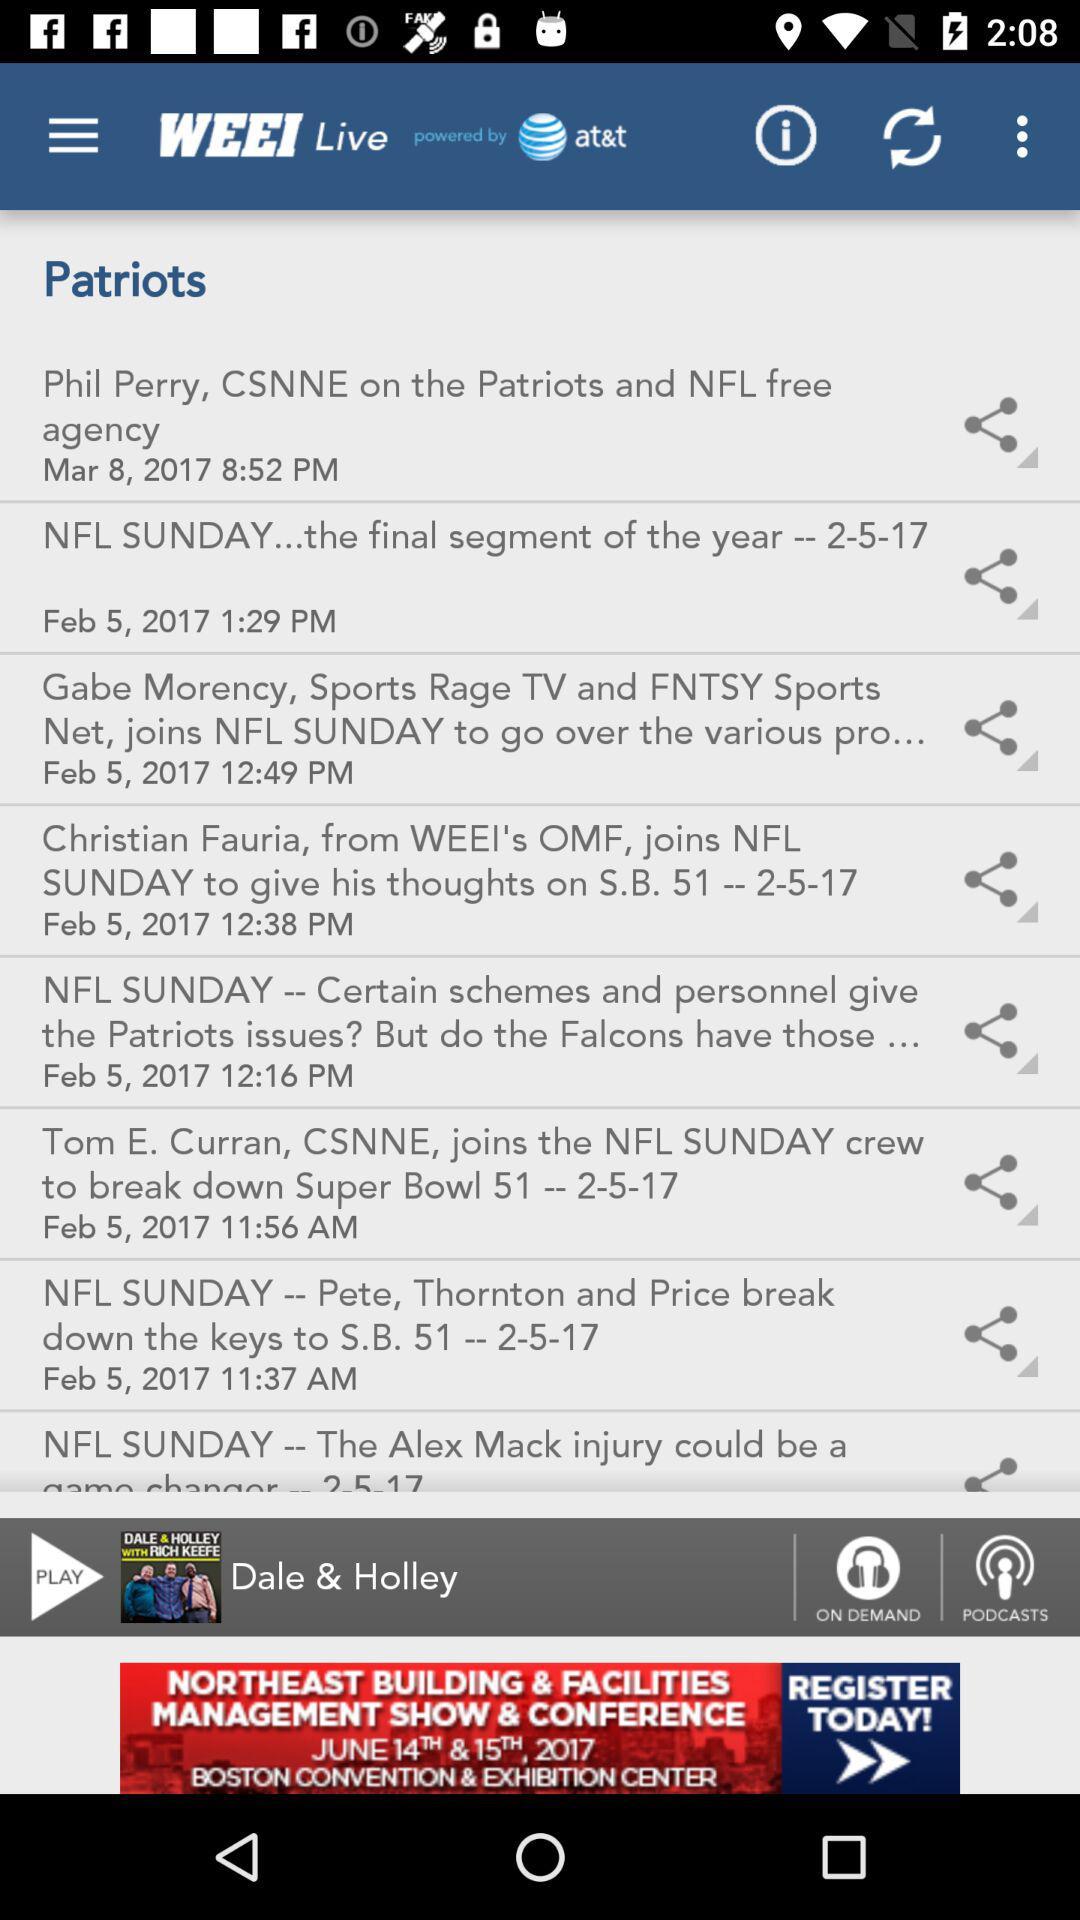 Image resolution: width=1080 pixels, height=1920 pixels. Describe the element at coordinates (540, 1727) in the screenshot. I see `register today` at that location.